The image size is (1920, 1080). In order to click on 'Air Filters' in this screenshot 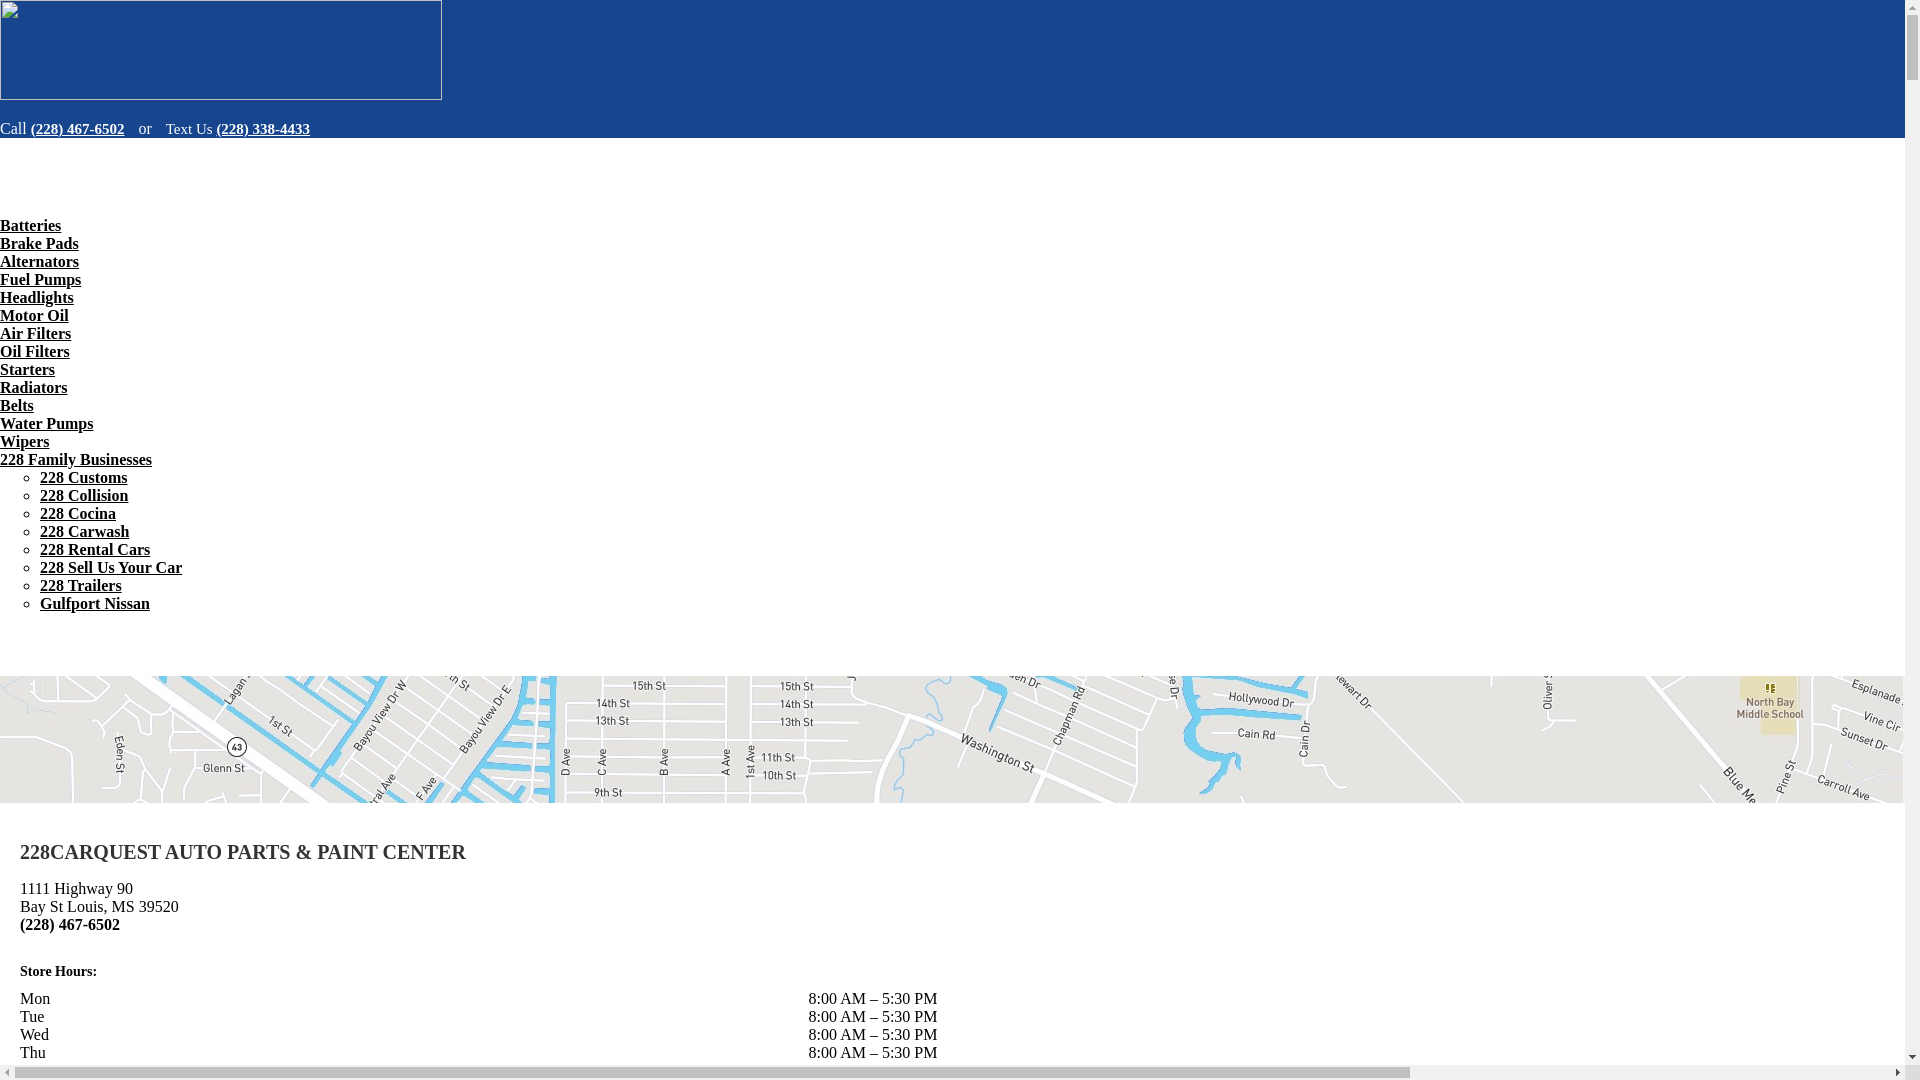, I will do `click(0, 332)`.